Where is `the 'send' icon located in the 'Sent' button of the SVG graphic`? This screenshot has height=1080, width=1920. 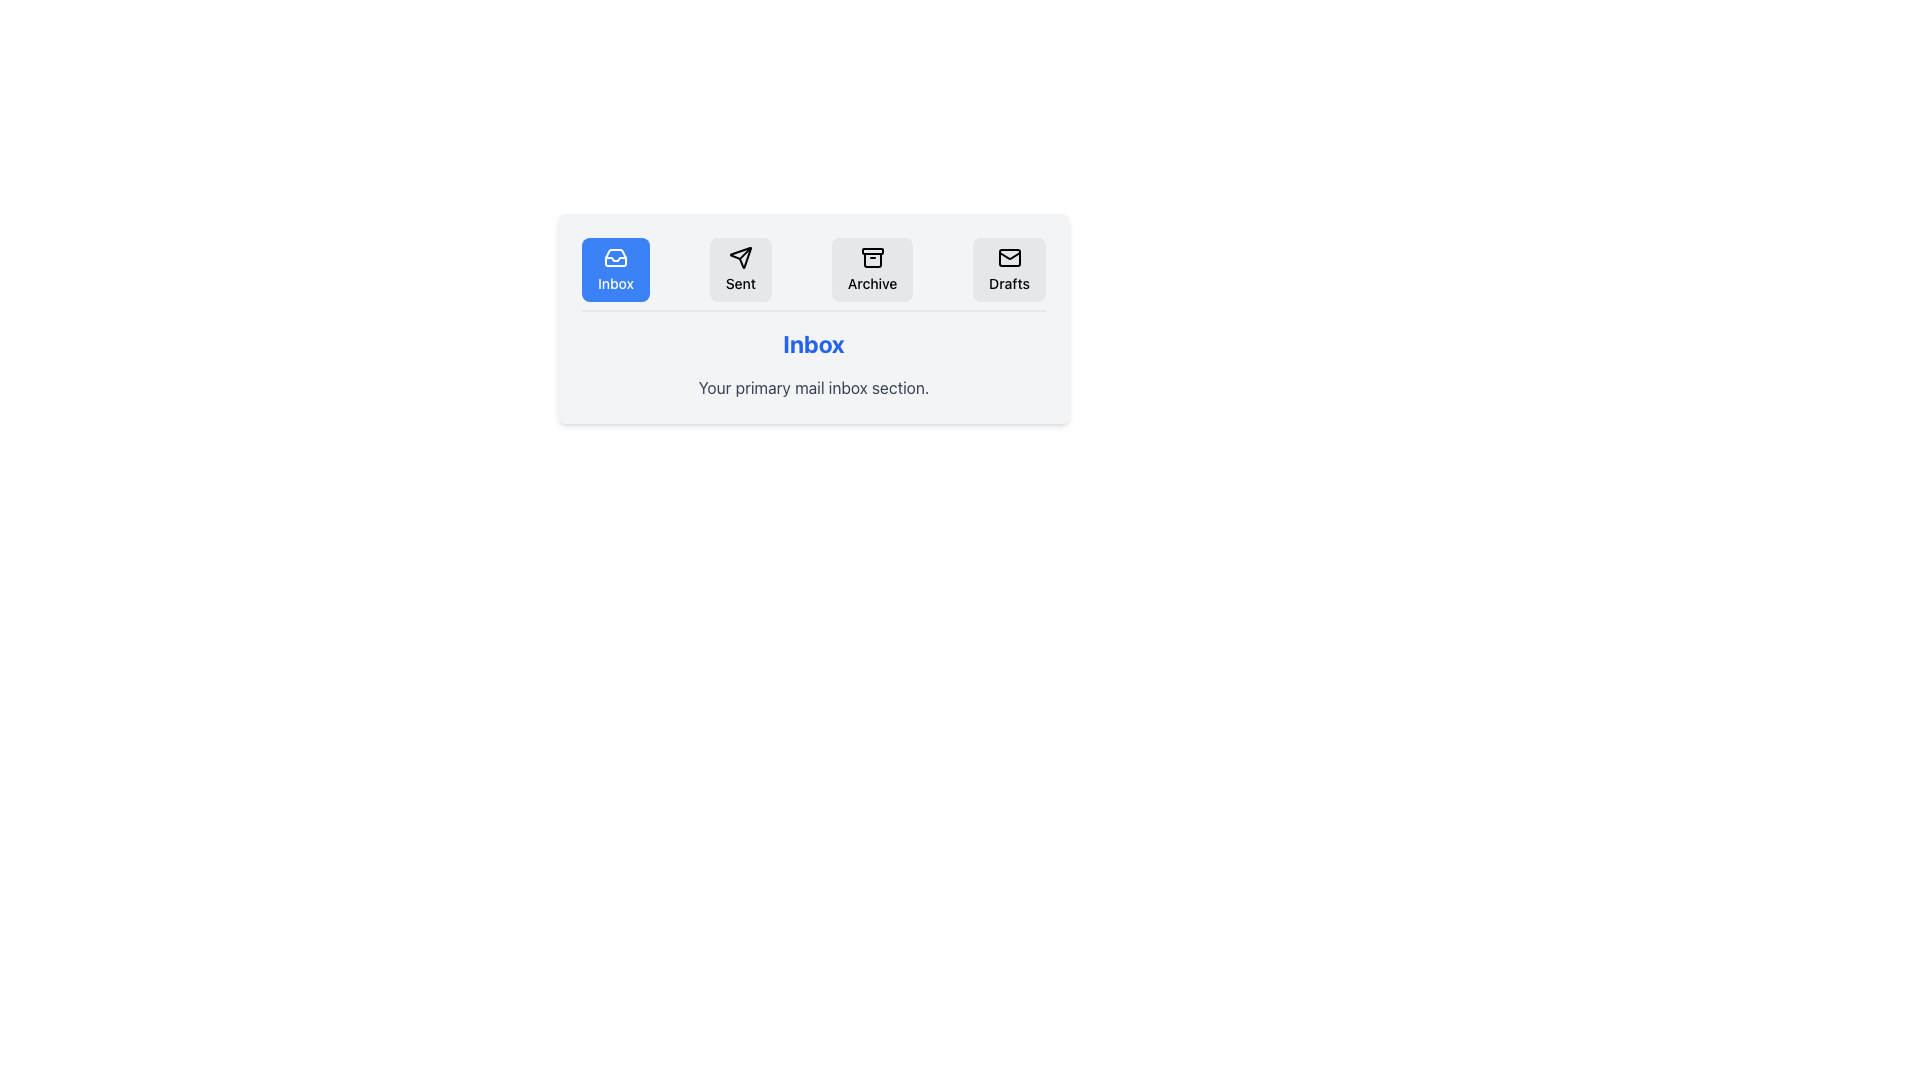 the 'send' icon located in the 'Sent' button of the SVG graphic is located at coordinates (739, 257).